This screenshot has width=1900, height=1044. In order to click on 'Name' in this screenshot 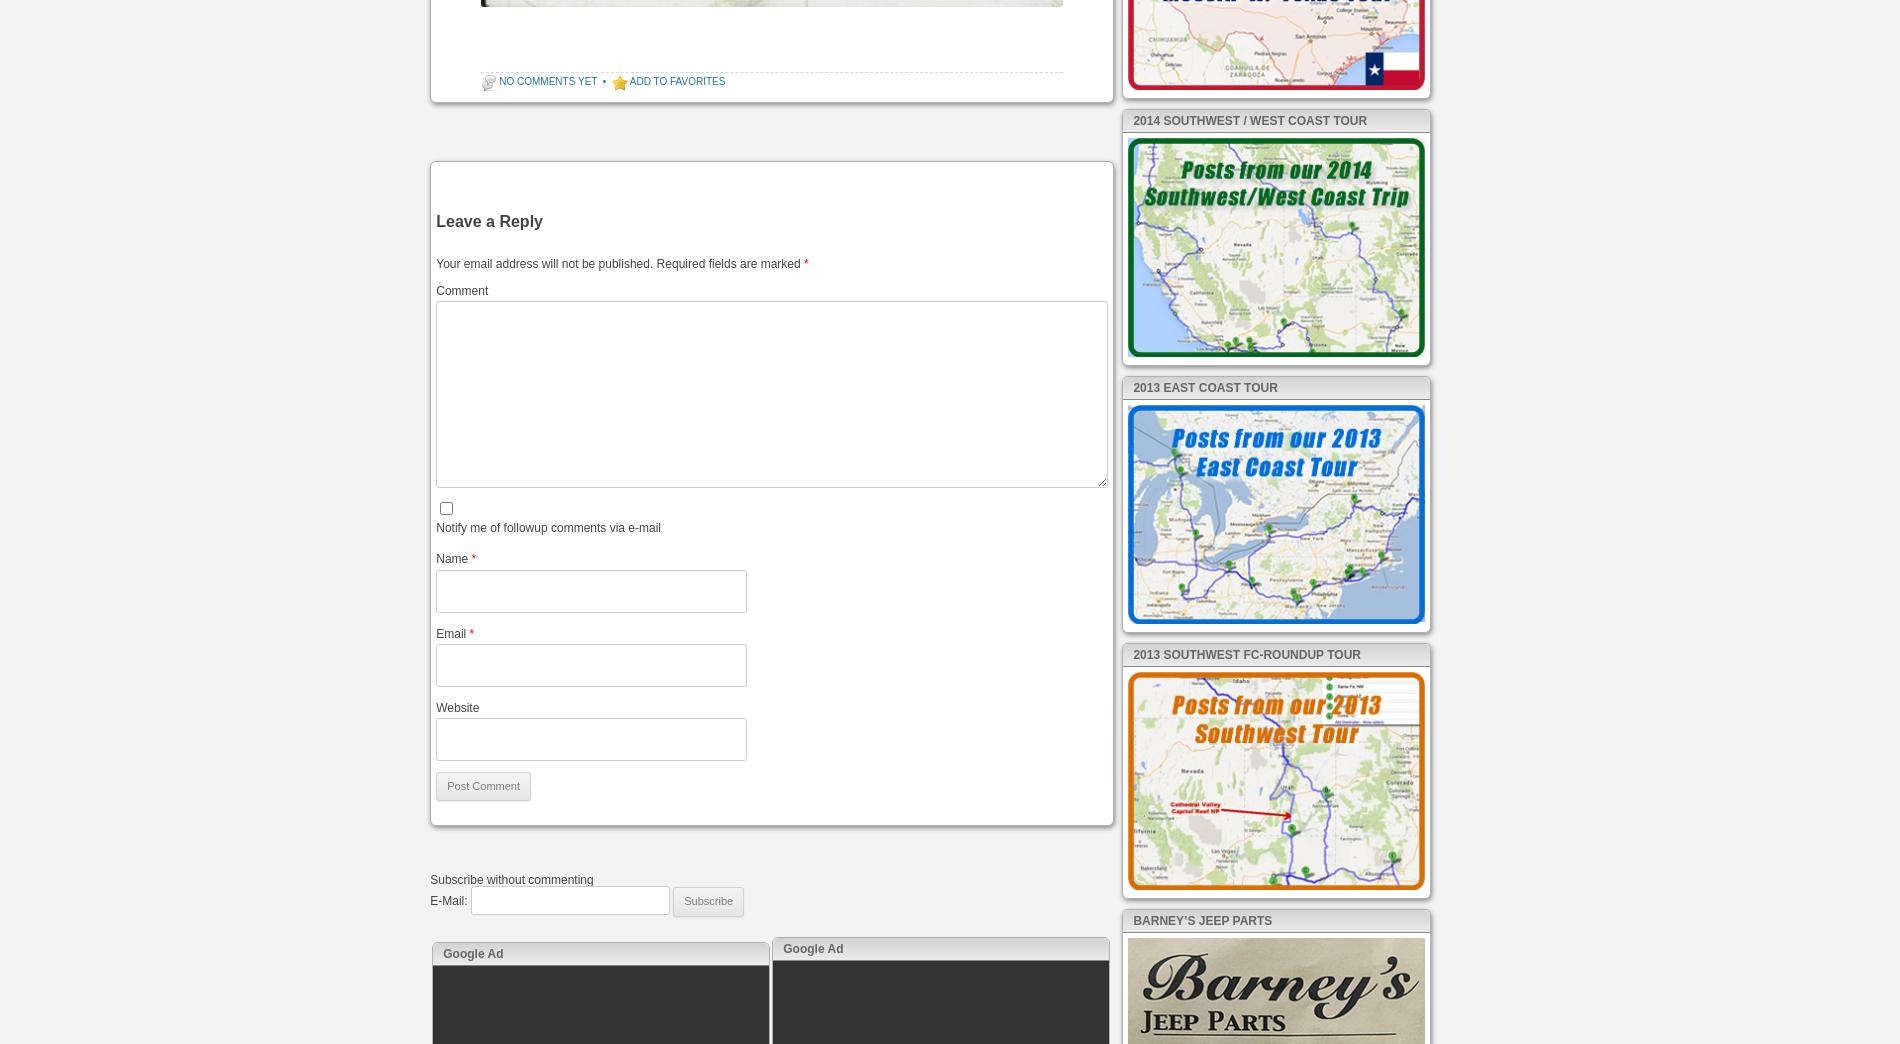, I will do `click(452, 557)`.